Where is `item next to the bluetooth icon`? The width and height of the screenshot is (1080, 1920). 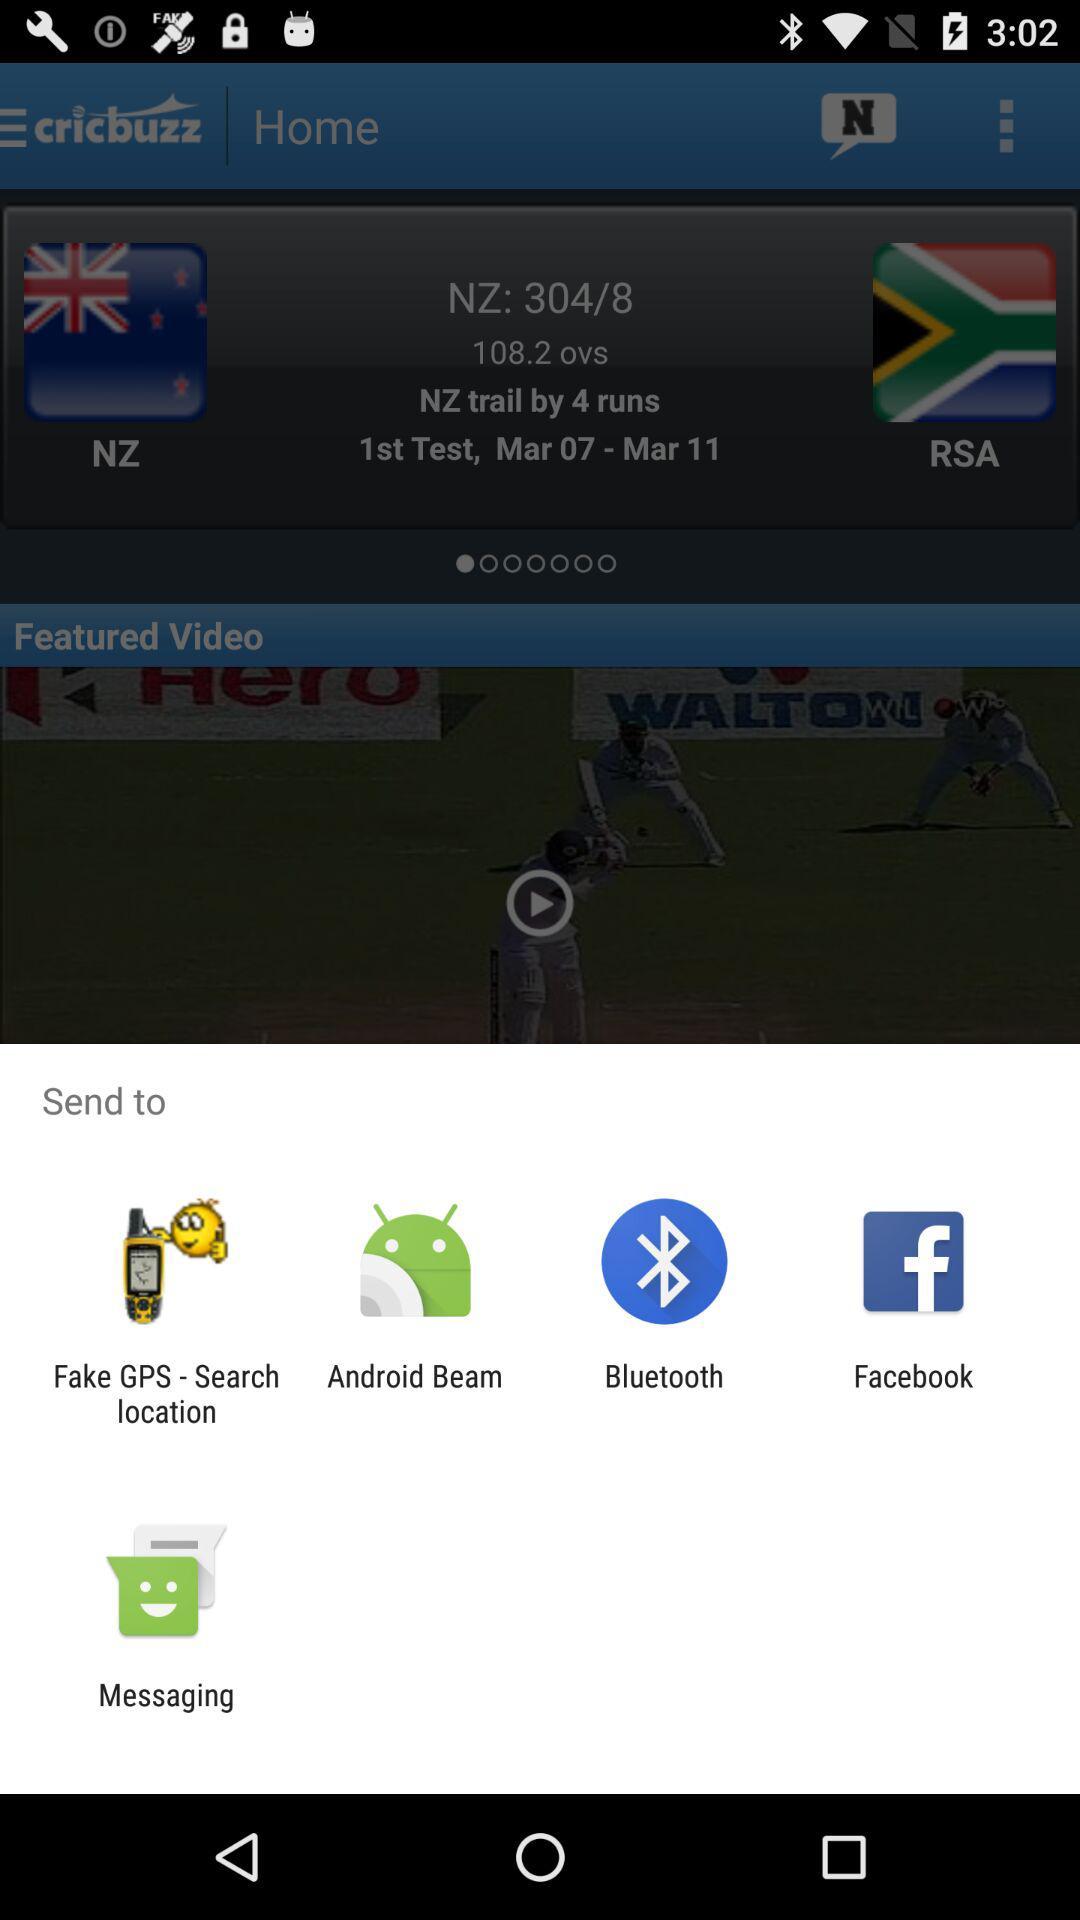
item next to the bluetooth icon is located at coordinates (913, 1392).